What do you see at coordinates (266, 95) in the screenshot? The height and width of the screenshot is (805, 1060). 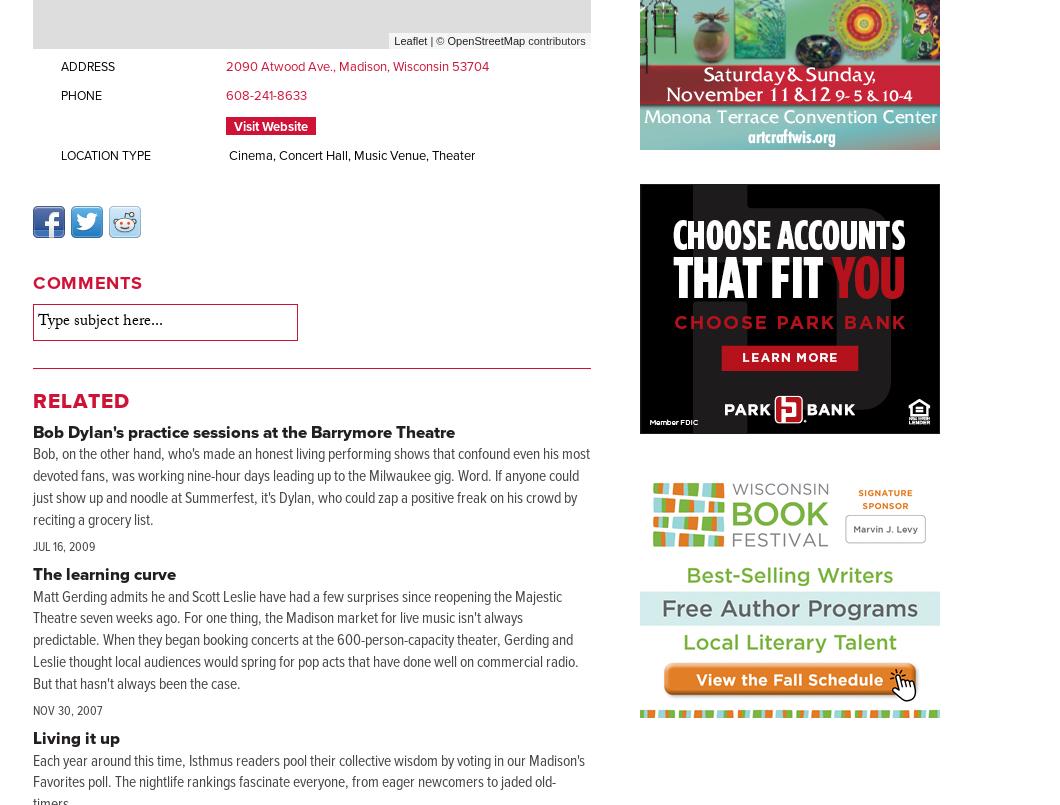 I see `'608-241-8633'` at bounding box center [266, 95].